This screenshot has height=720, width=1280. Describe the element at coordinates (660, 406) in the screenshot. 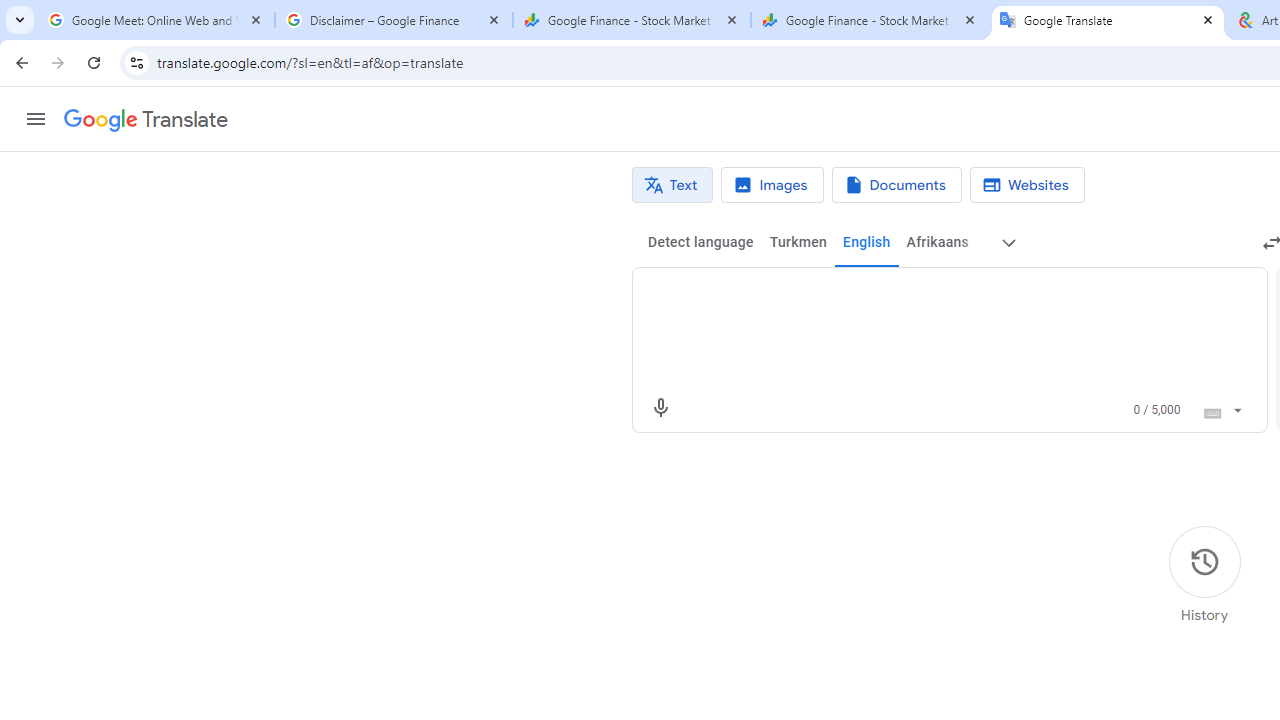

I see `'Translate by voice'` at that location.